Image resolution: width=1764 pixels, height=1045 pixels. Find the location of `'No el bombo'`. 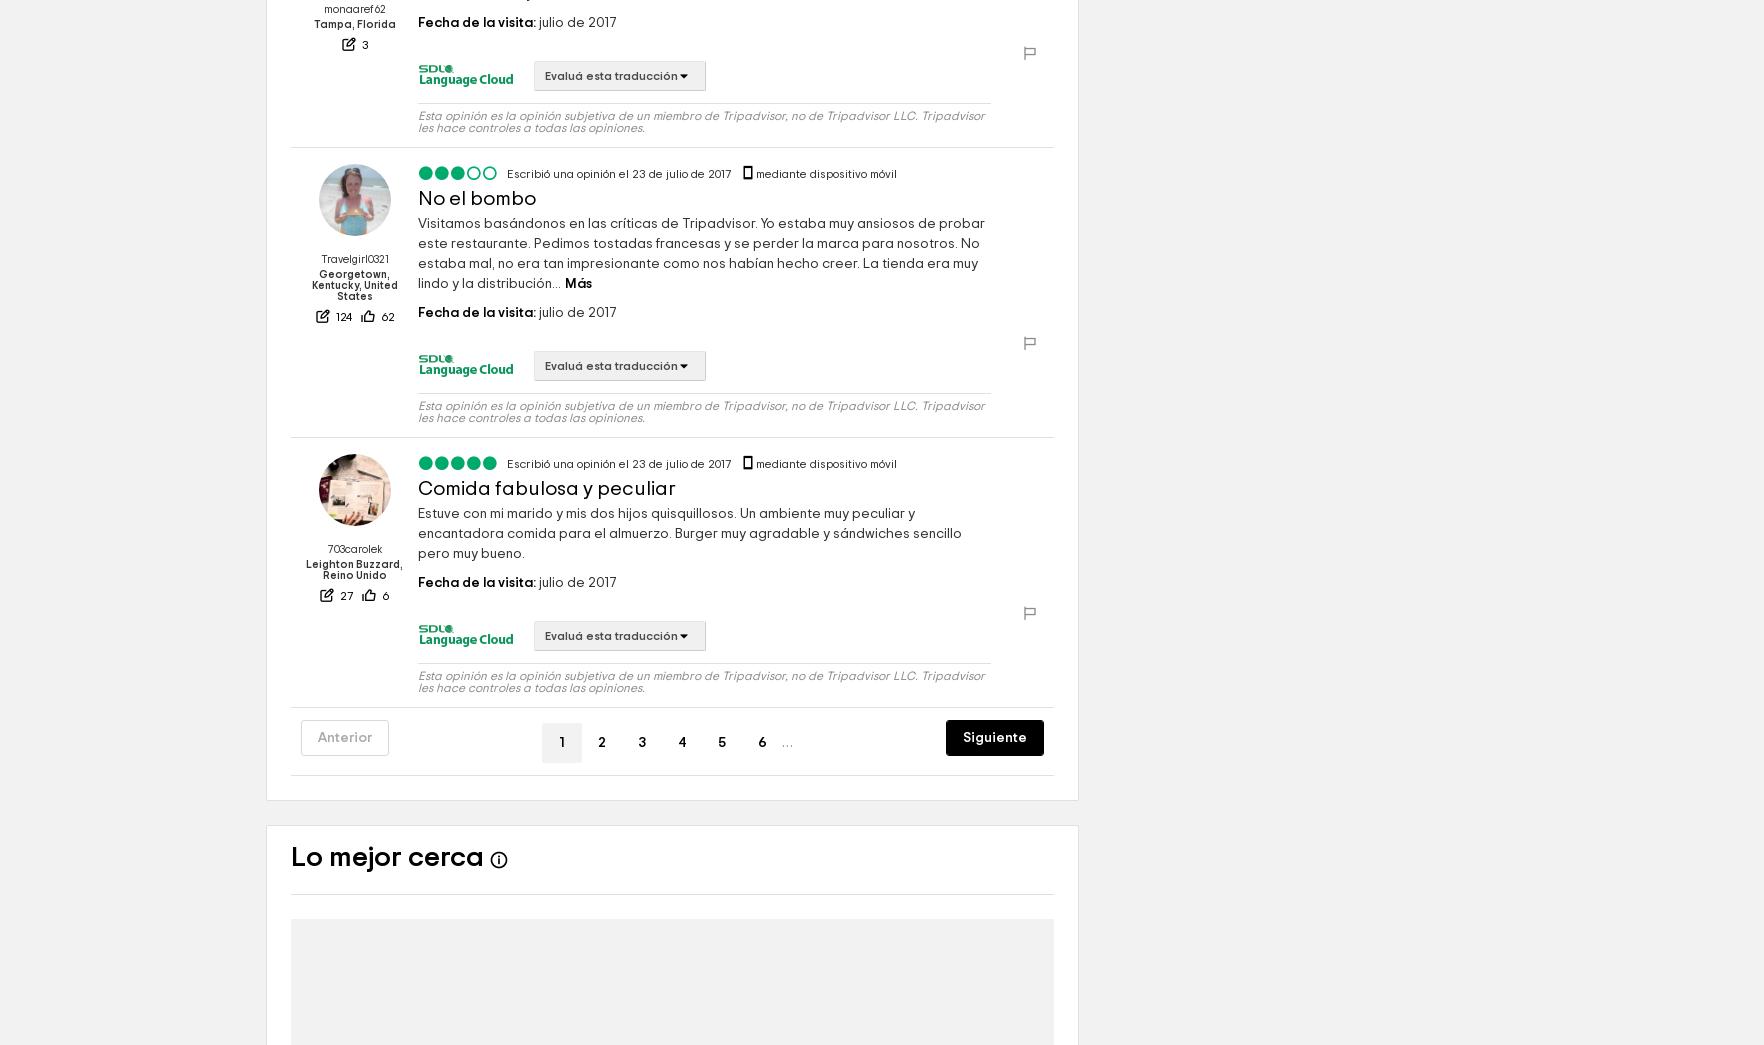

'No el bombo' is located at coordinates (476, 257).